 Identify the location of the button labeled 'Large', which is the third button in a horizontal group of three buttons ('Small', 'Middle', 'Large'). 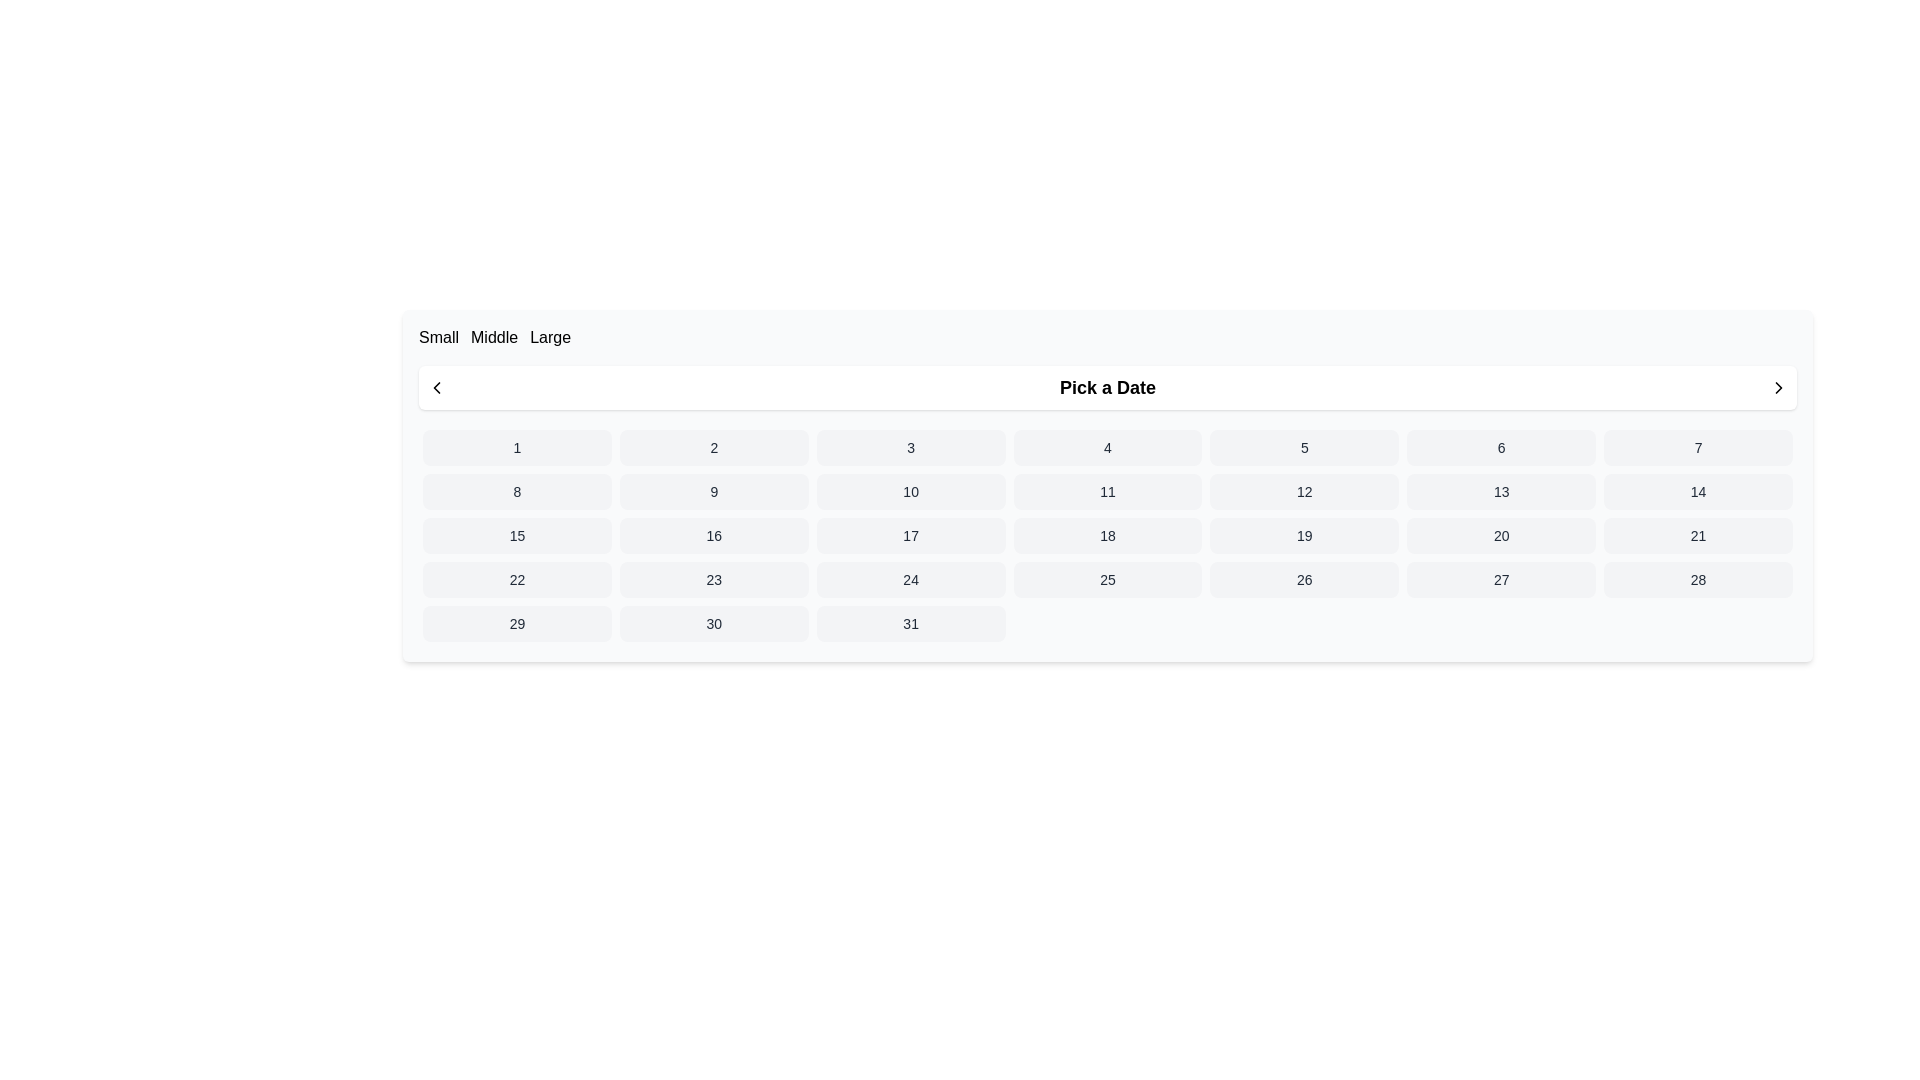
(550, 337).